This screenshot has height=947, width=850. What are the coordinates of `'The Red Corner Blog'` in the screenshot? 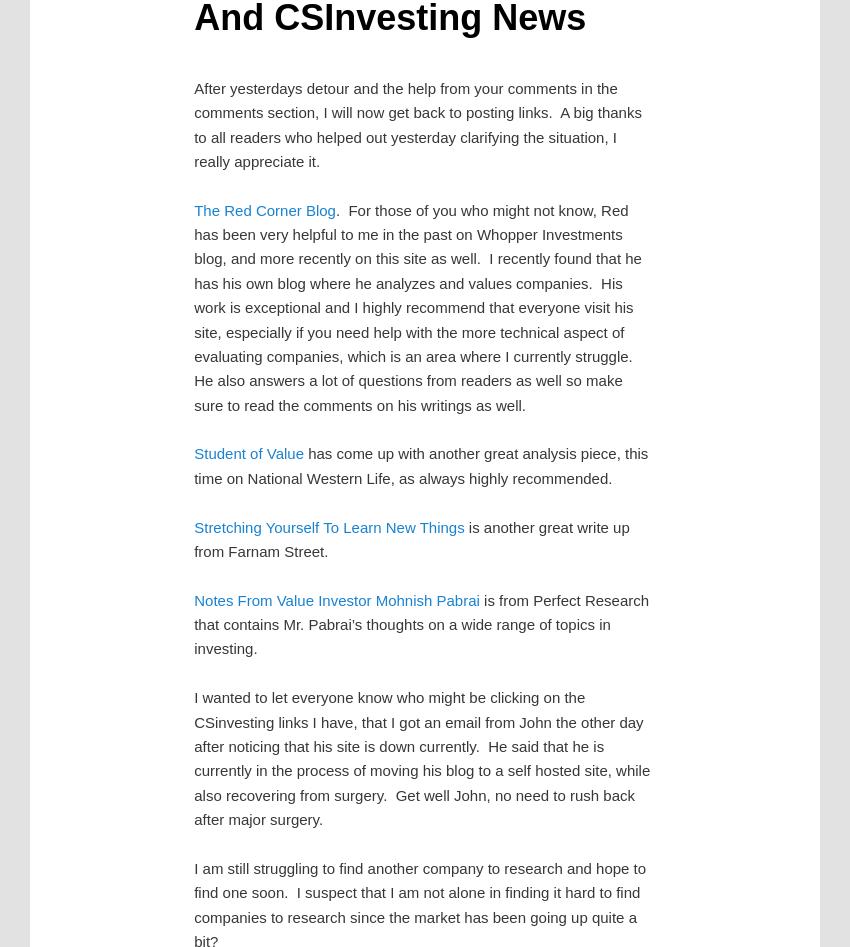 It's located at (263, 209).